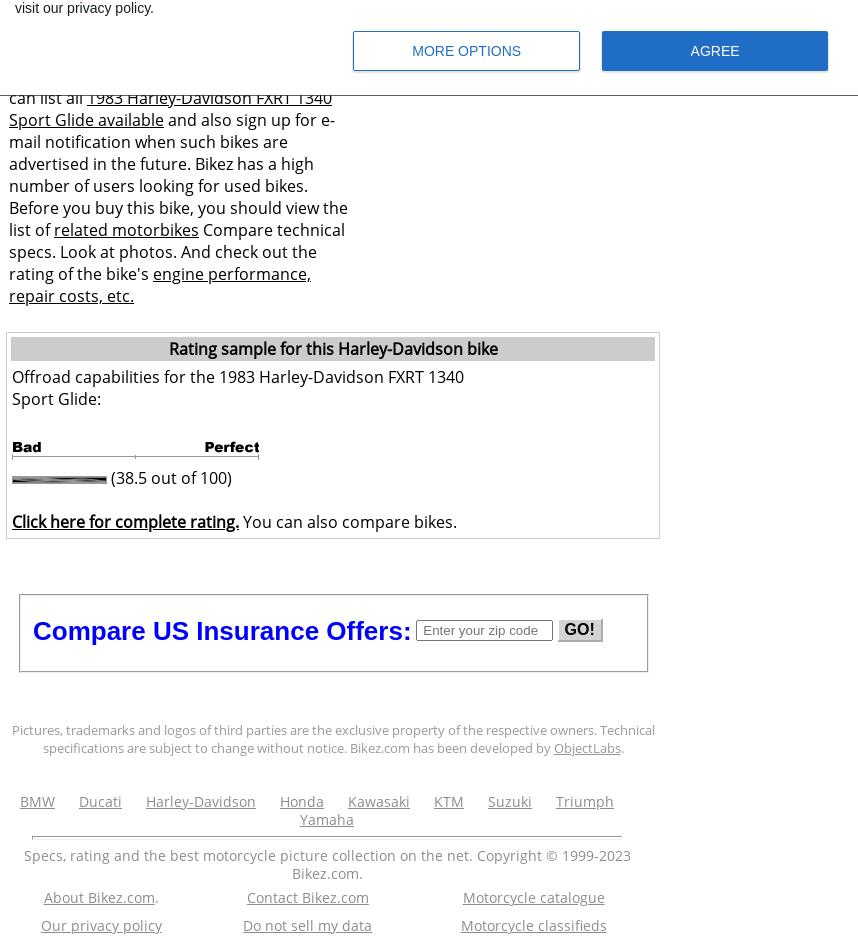 The width and height of the screenshot is (858, 952). Describe the element at coordinates (237, 388) in the screenshot. I see `'Offroad capabilities for the 1983 Harley-Davidson FXRT 1340 Sport Glide:'` at that location.